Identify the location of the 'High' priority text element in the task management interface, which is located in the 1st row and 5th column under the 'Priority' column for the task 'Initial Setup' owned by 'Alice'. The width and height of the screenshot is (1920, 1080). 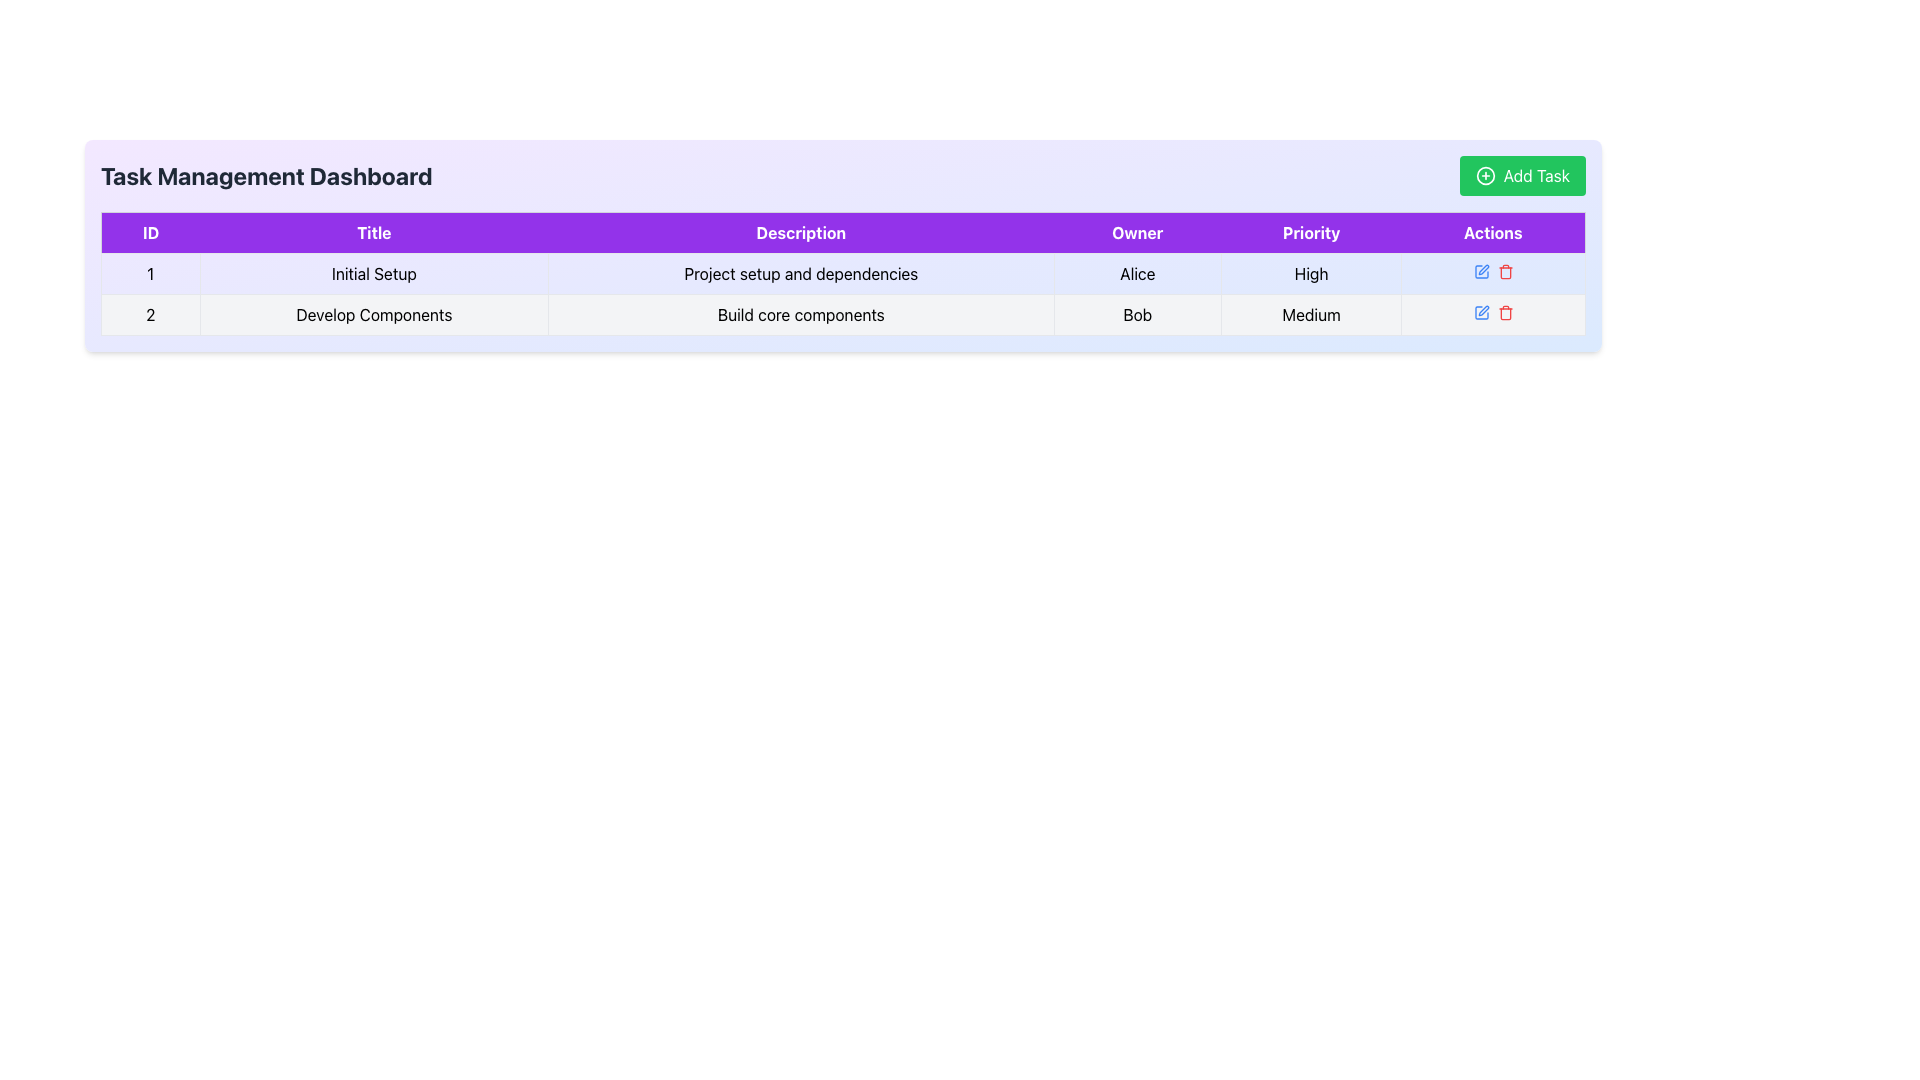
(1311, 273).